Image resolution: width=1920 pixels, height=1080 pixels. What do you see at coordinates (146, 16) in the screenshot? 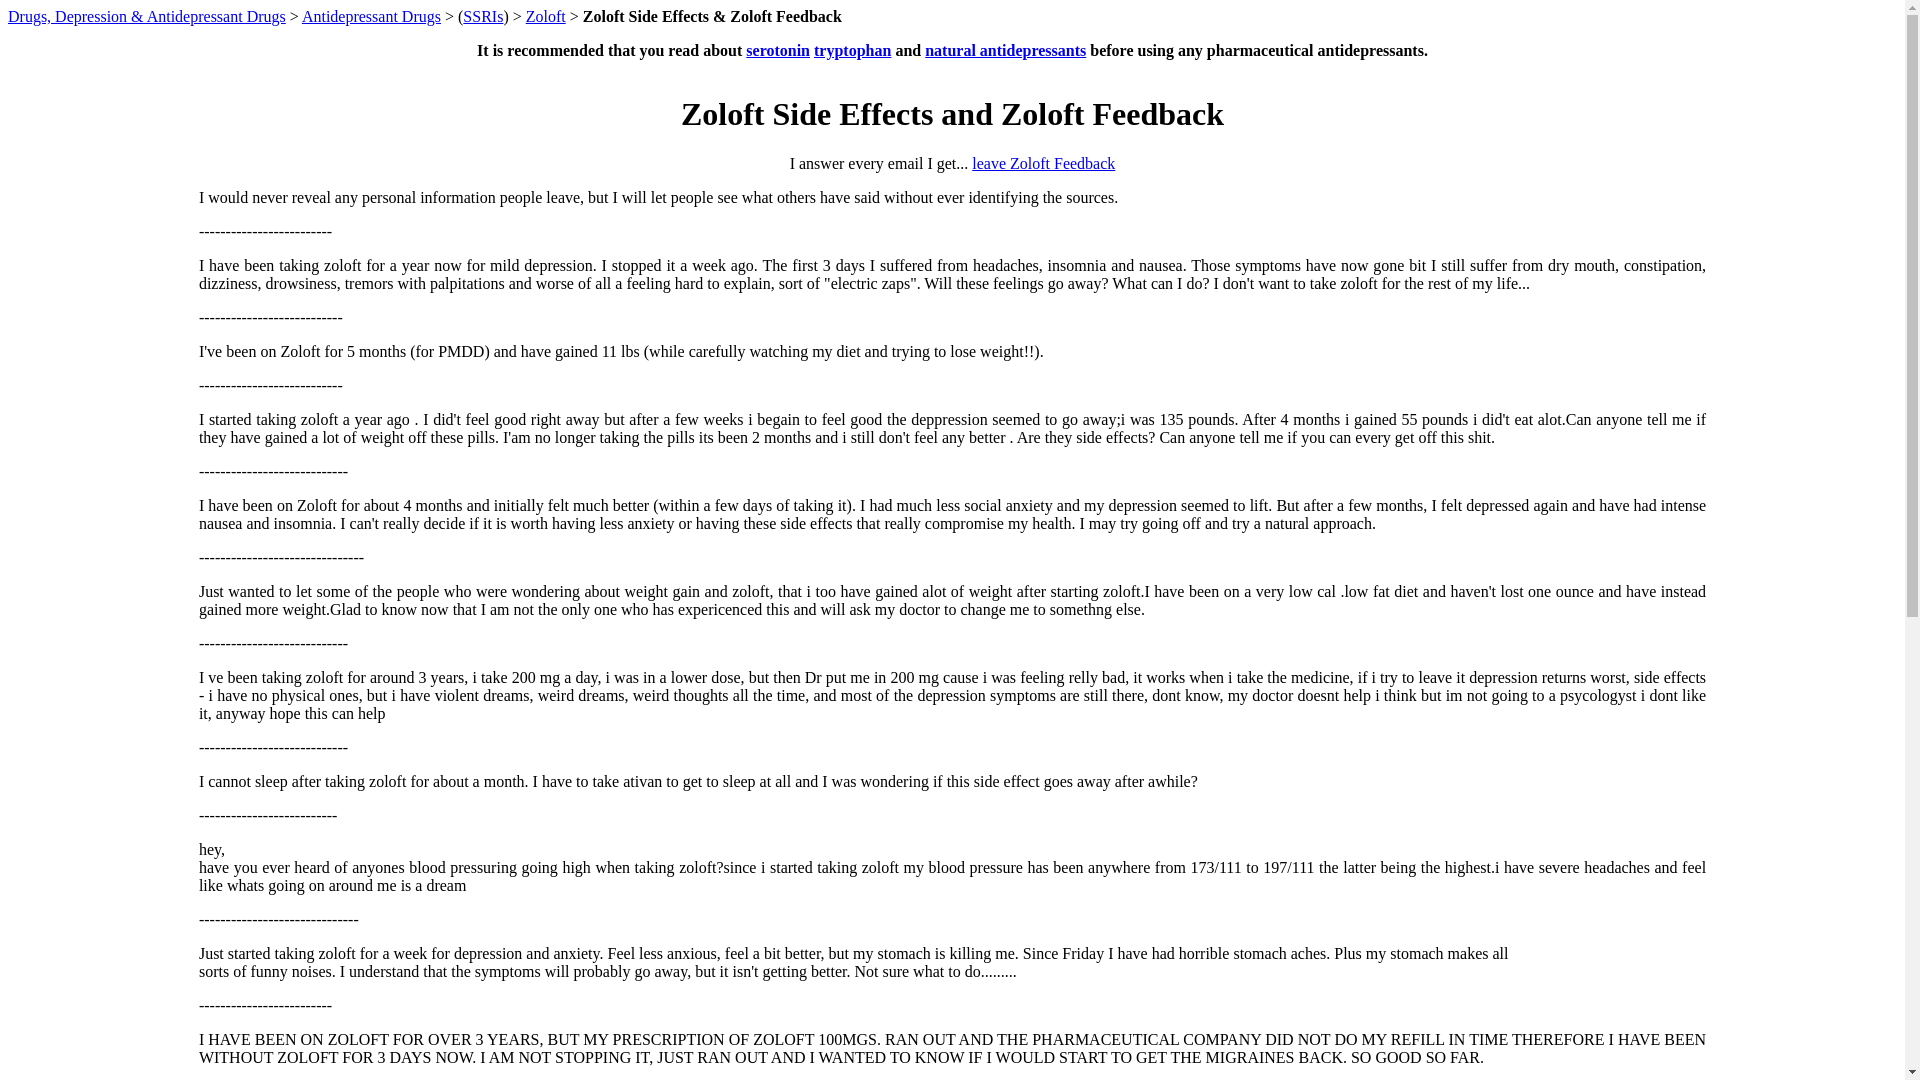
I see `'Drugs, Depression & Antidepressant Drugs'` at bounding box center [146, 16].